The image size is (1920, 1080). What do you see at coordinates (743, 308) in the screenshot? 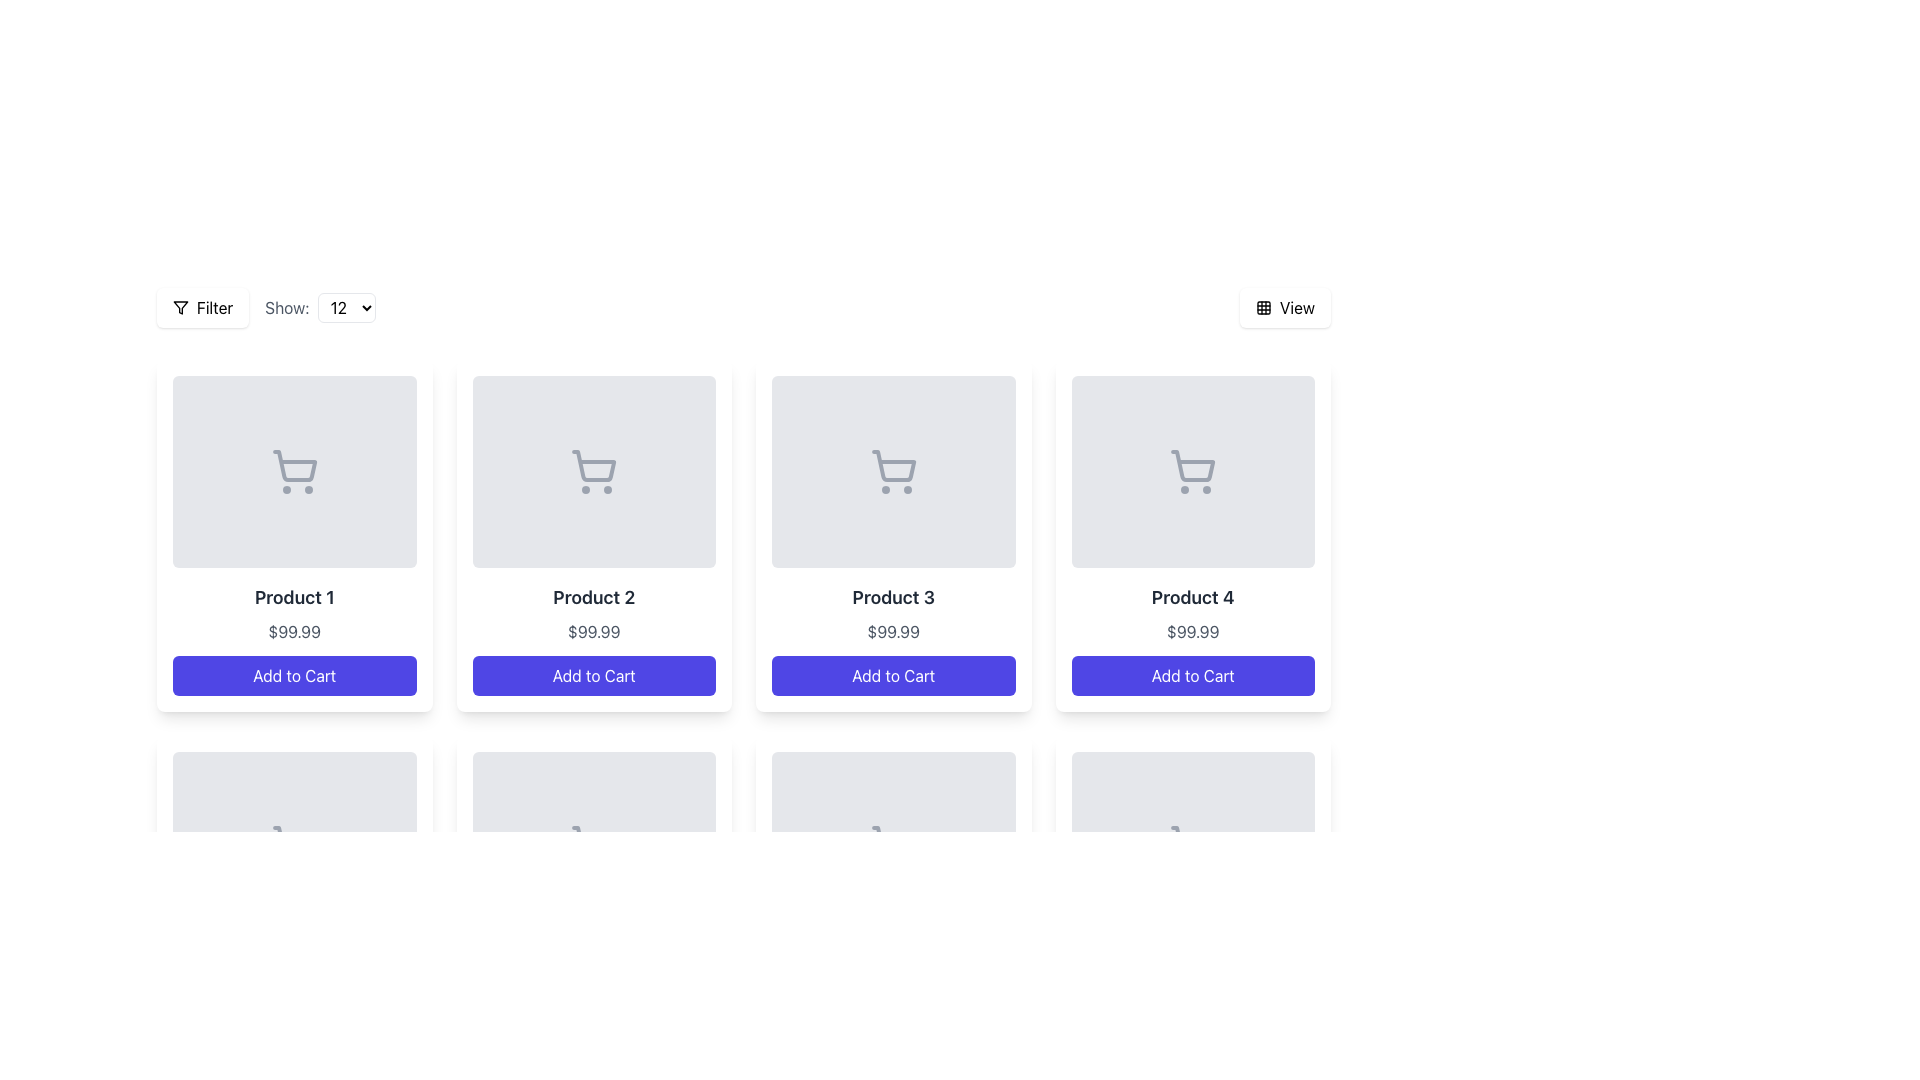
I see `the dropdown in the Toolbar at the top of the content area to choose a number for filtering product listings` at bounding box center [743, 308].